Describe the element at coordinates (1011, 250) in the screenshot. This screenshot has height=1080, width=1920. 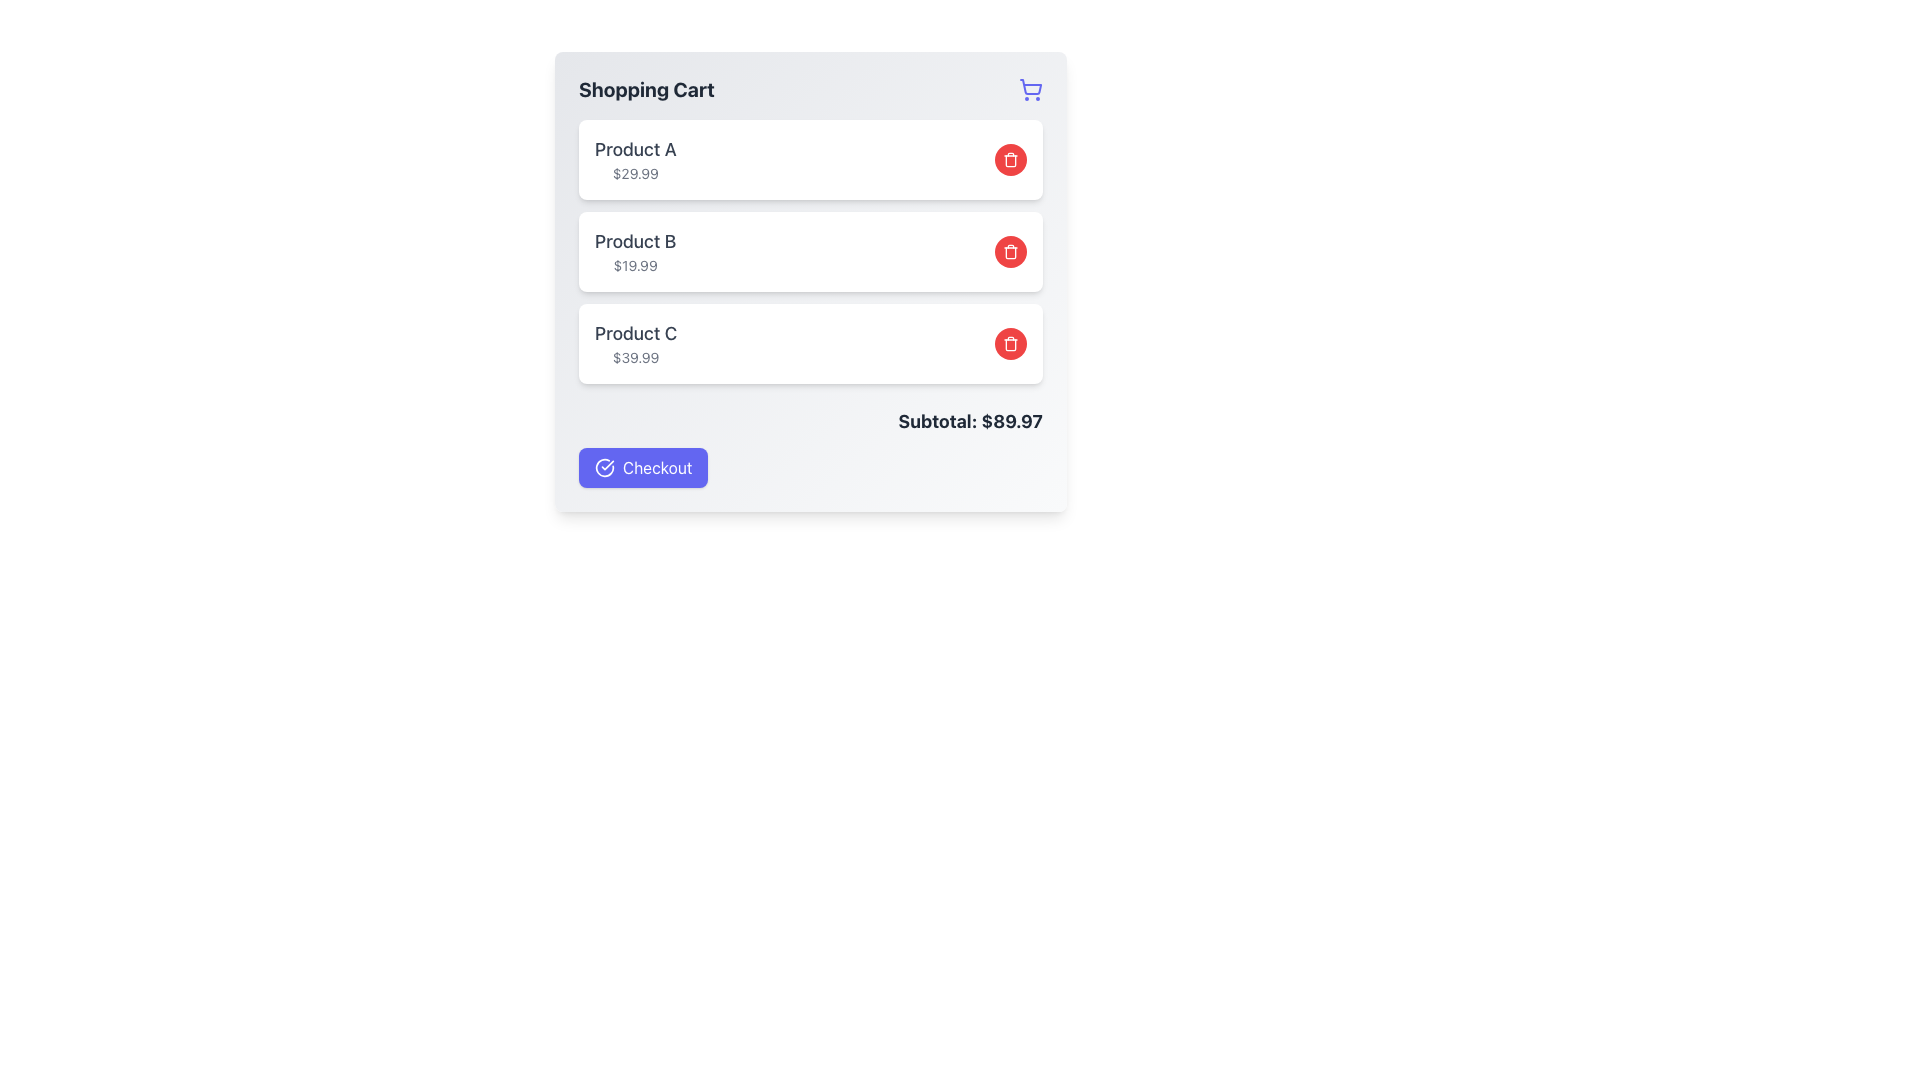
I see `the Trash can icon within the red button associated with 'Product B'` at that location.